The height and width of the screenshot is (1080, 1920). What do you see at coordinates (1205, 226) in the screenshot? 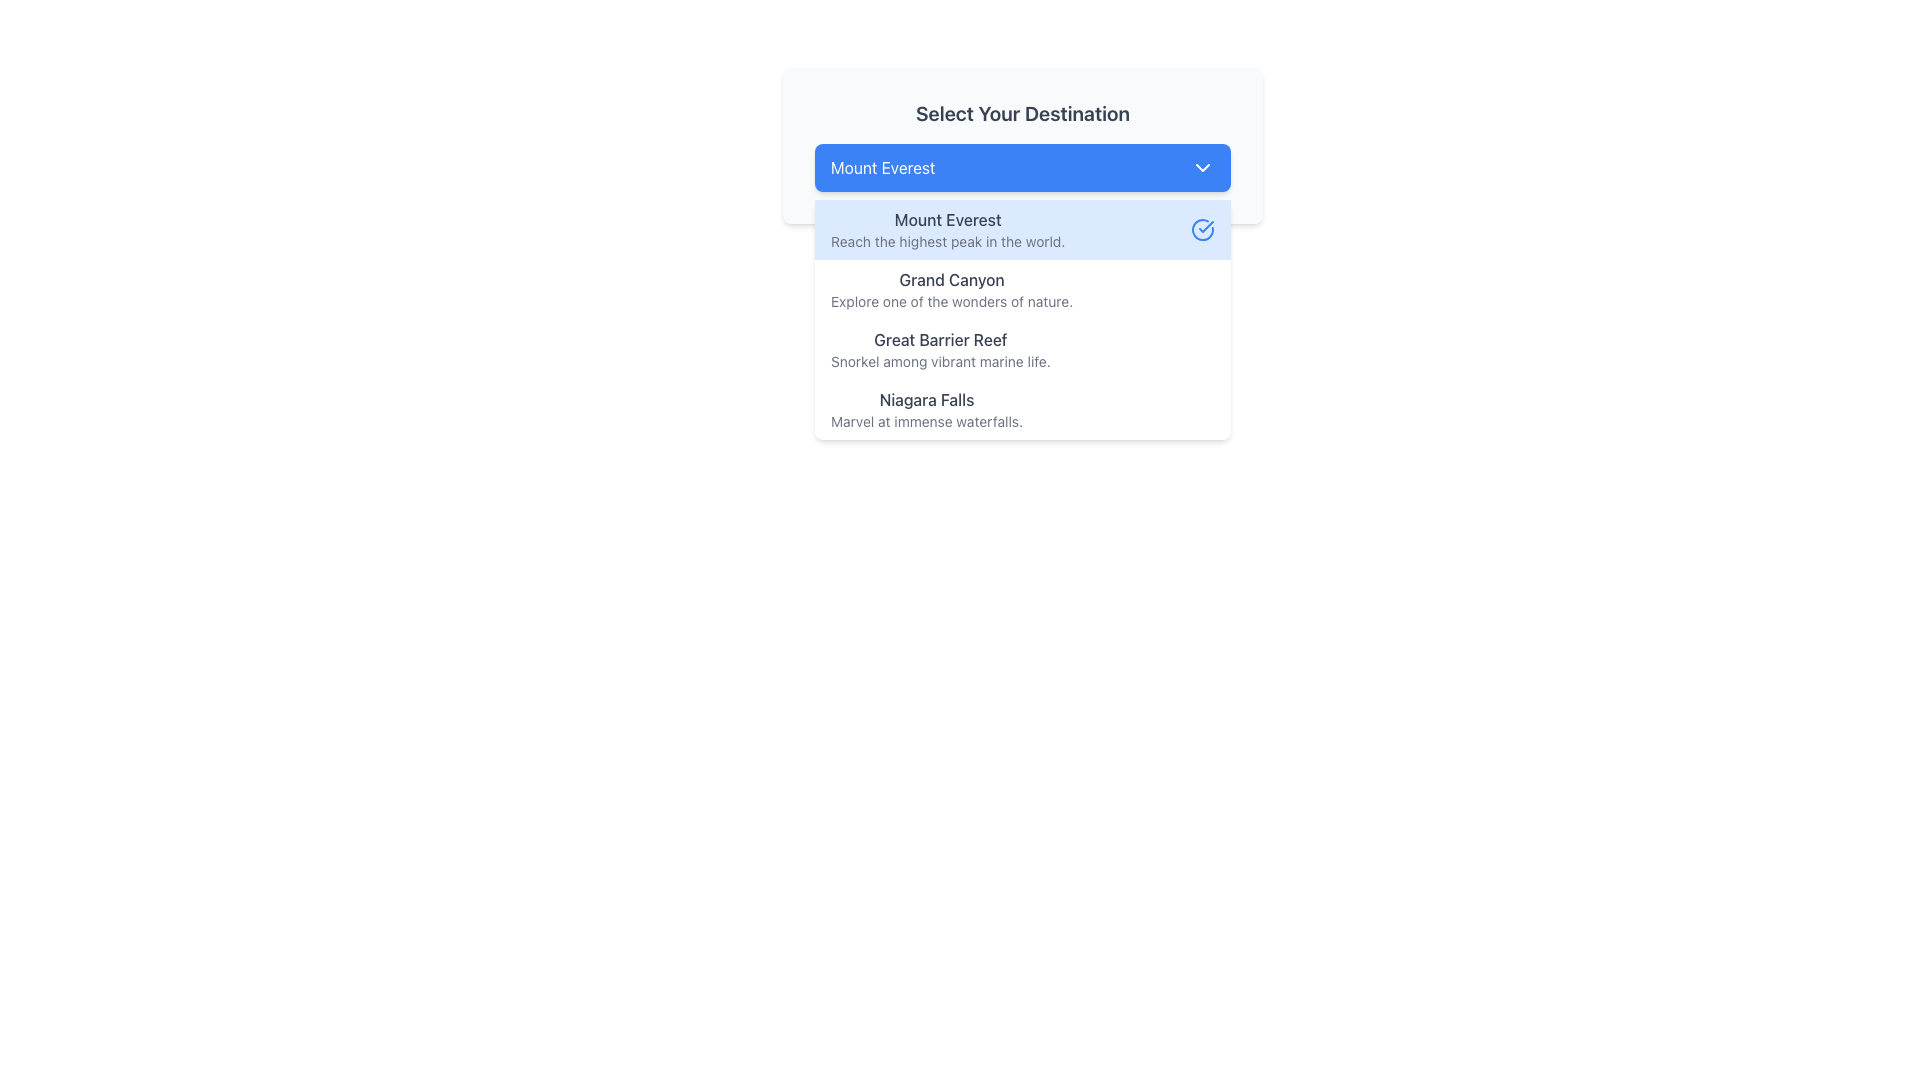
I see `the checkmark icon indicating the 'Mount Everest' option in the dropdown menu, which confirms the user's selection` at bounding box center [1205, 226].